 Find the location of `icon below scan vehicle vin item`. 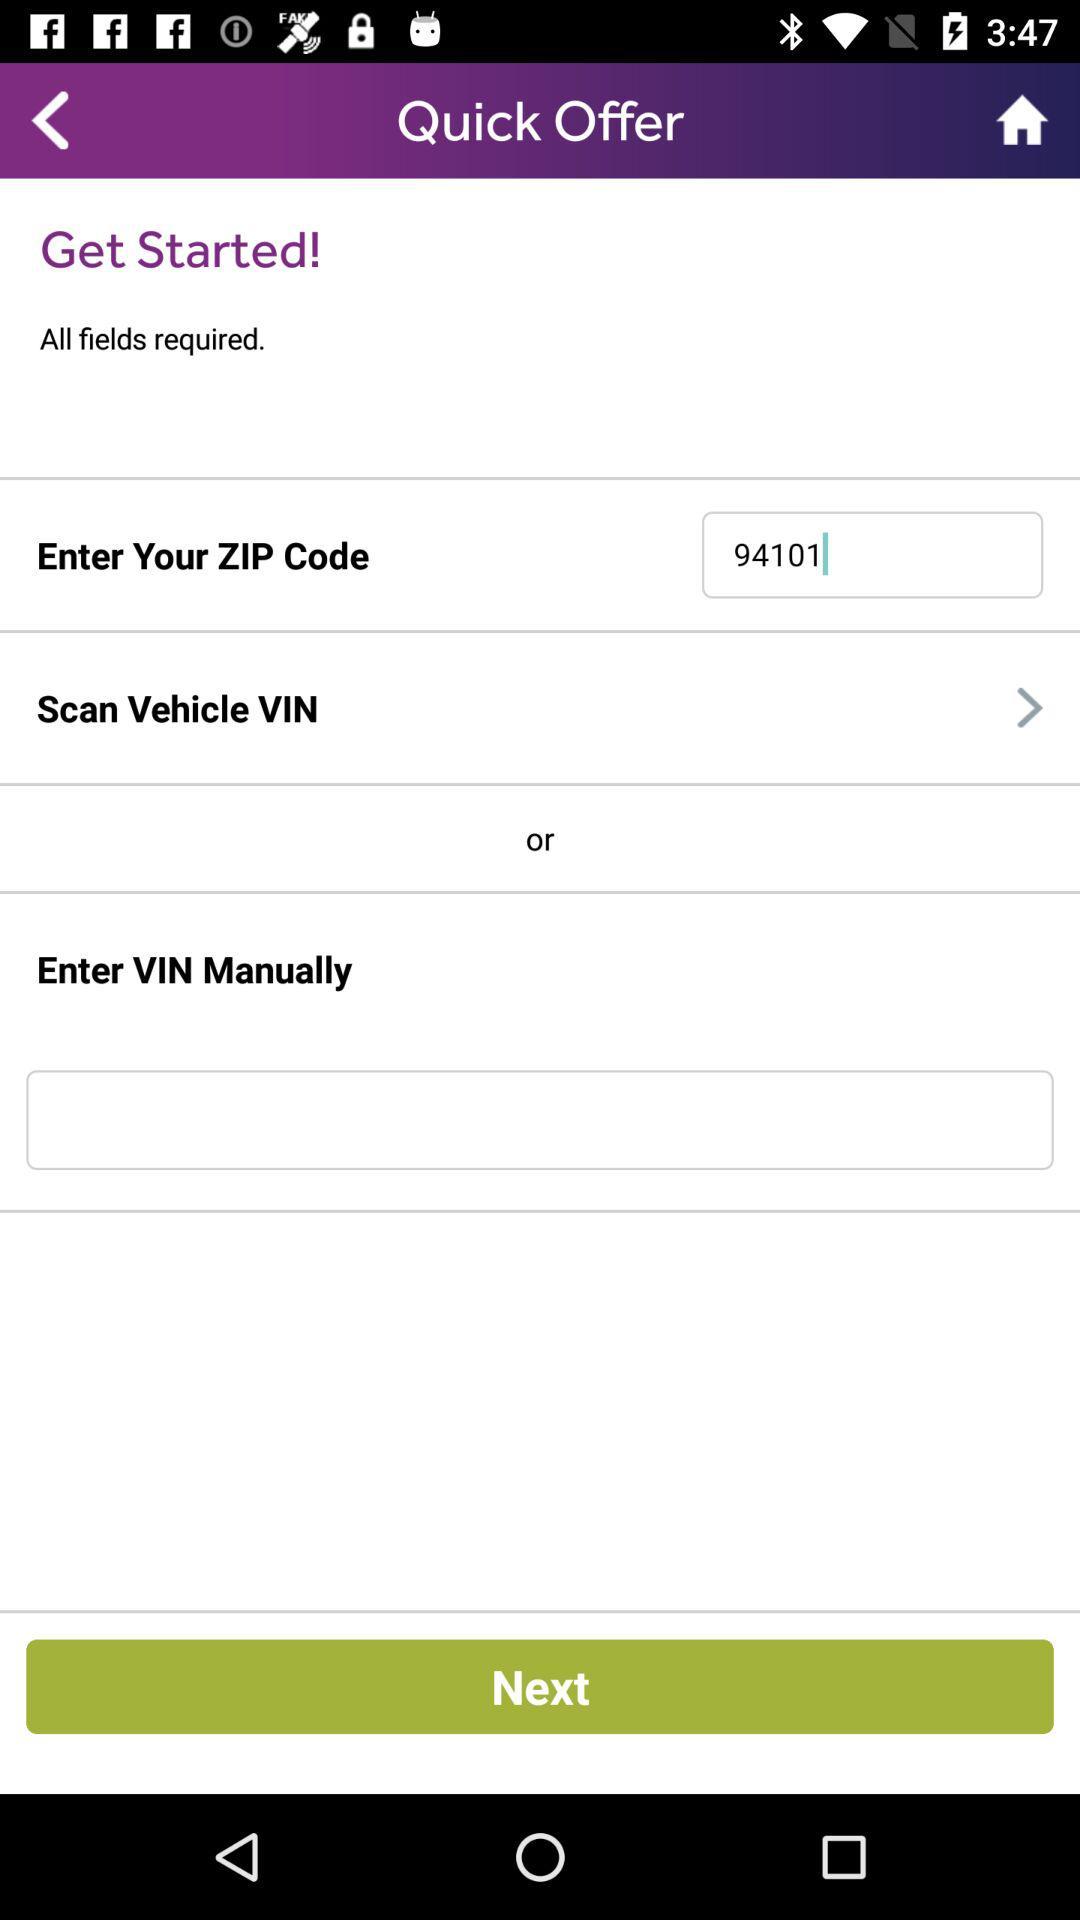

icon below scan vehicle vin item is located at coordinates (540, 783).